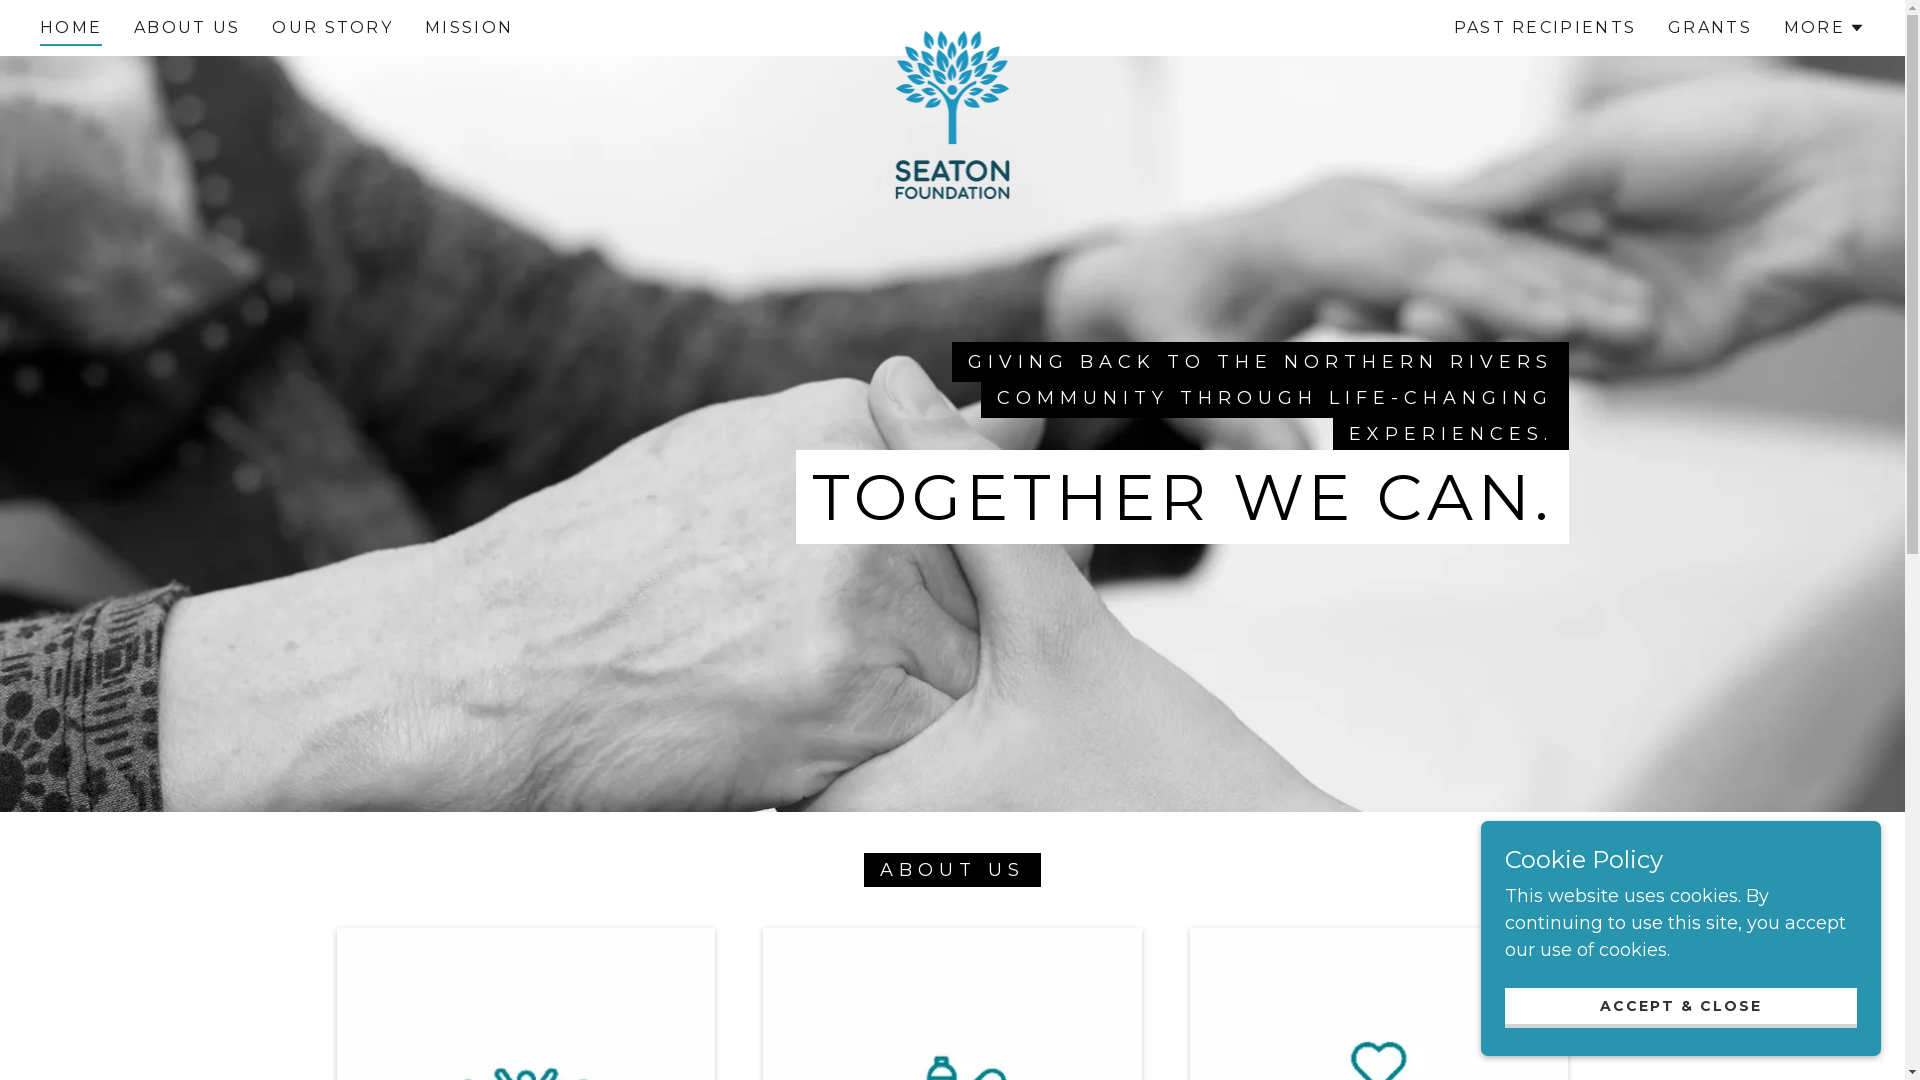  What do you see at coordinates (1448, 27) in the screenshot?
I see `'PAST RECIPIENTS'` at bounding box center [1448, 27].